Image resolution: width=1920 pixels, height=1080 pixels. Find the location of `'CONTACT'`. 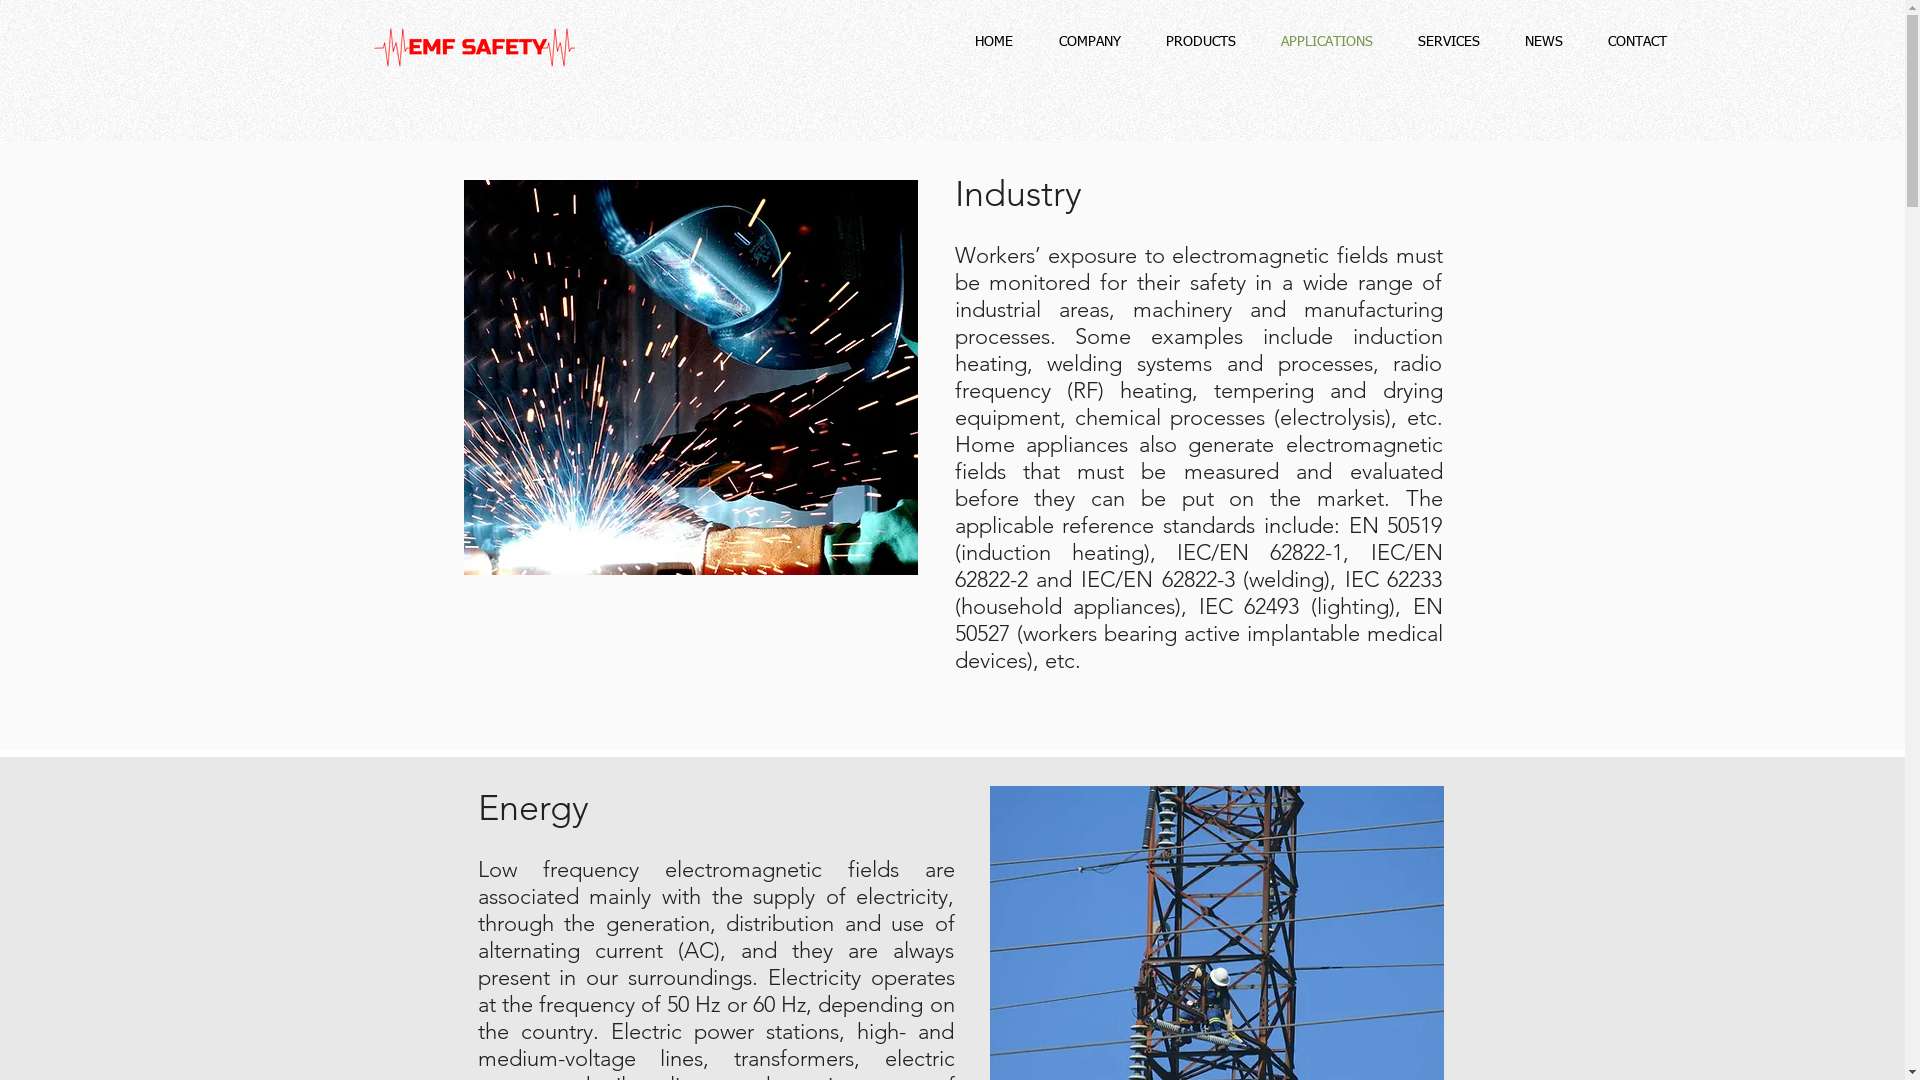

'CONTACT' is located at coordinates (1636, 42).